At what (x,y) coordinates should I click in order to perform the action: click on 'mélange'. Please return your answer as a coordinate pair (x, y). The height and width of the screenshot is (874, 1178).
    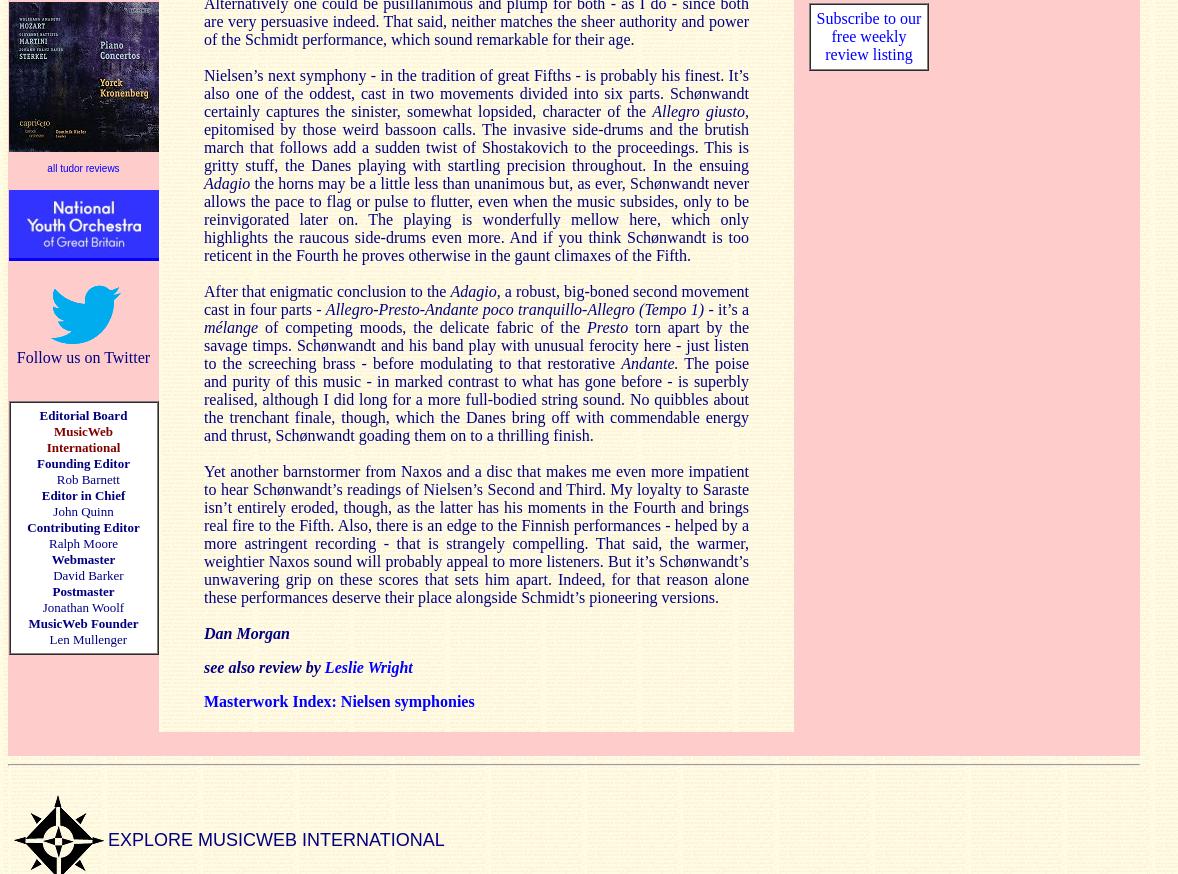
    Looking at the image, I should click on (233, 325).